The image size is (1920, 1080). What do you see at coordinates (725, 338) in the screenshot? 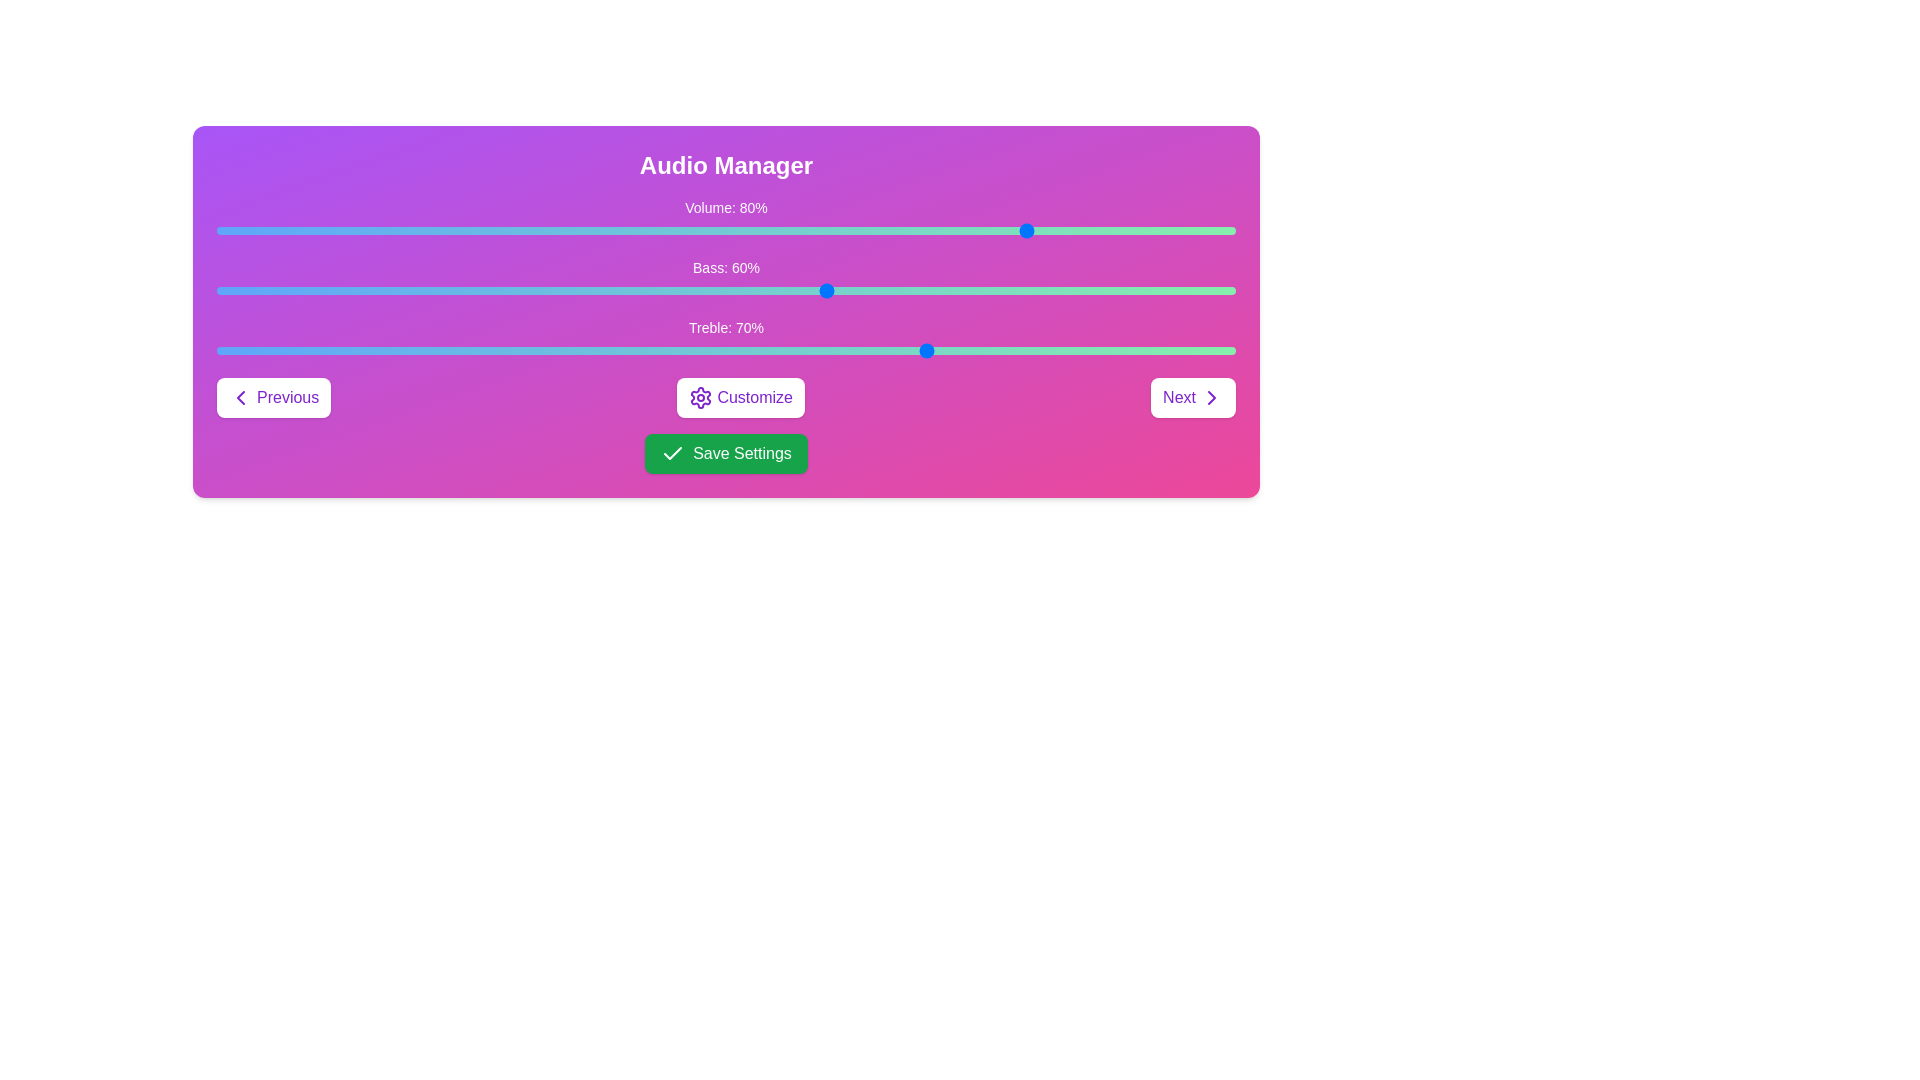
I see `the treble slider control, which is the third slider positioned below the 'Bass: 60%' slider` at bounding box center [725, 338].